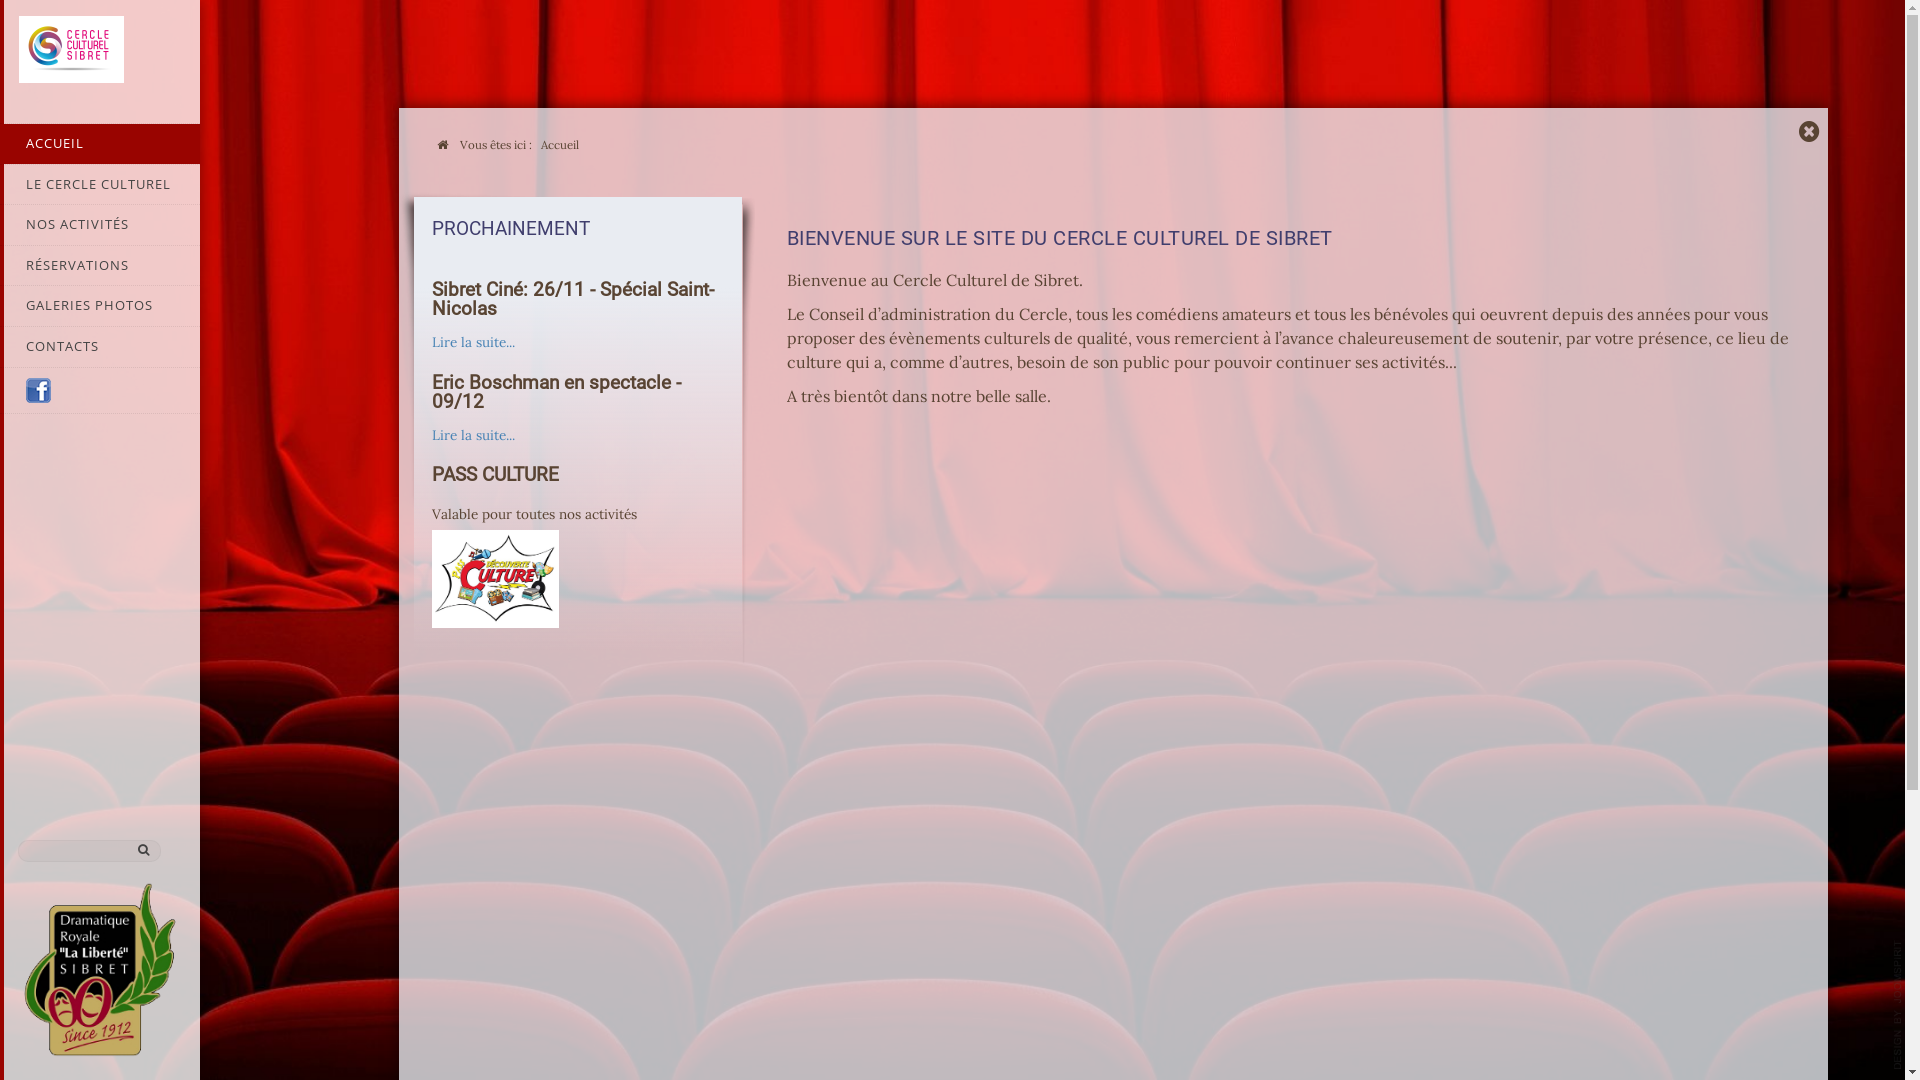 This screenshot has width=1920, height=1080. Describe the element at coordinates (99, 142) in the screenshot. I see `'ACCUEIL'` at that location.